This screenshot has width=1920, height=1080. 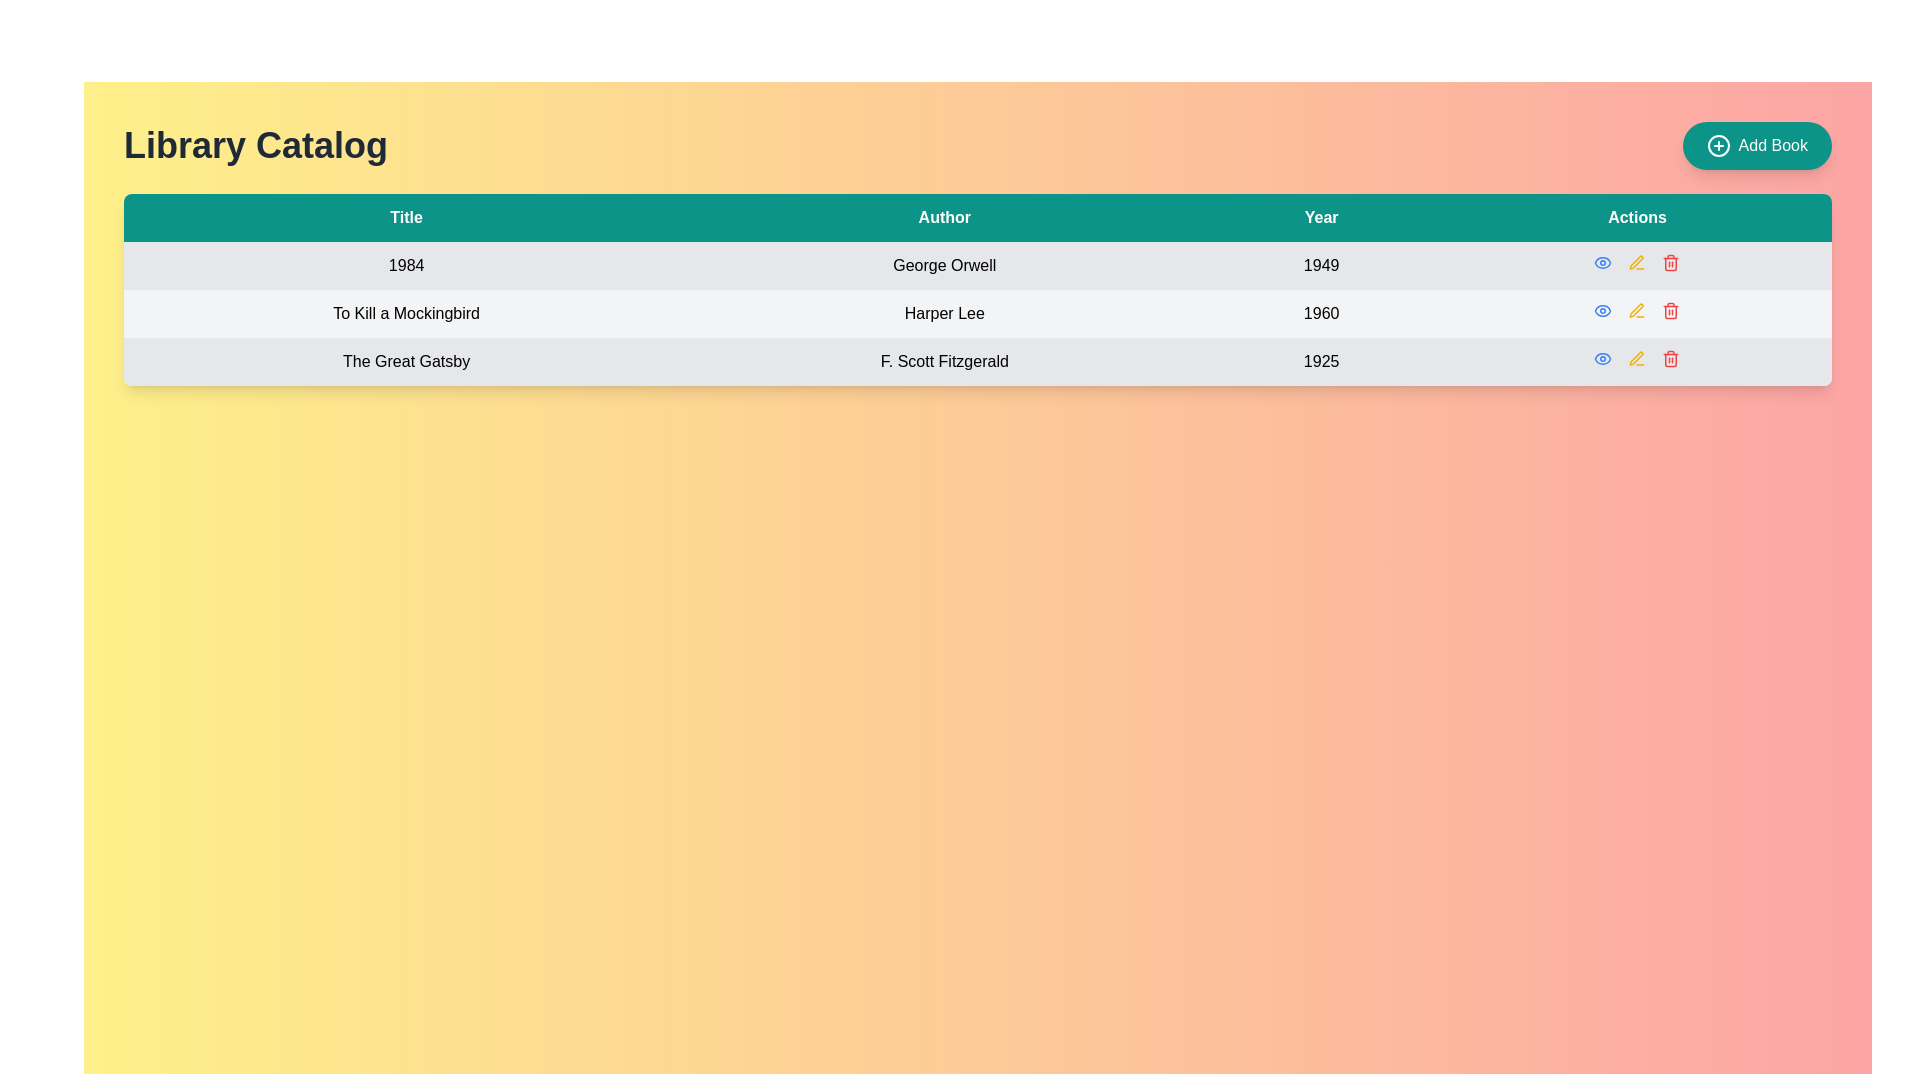 I want to click on the trashcan icon button for deletion functionality, located in the 'Actions' column of the third row associated with 'The Great Gatsby', so click(x=1671, y=357).